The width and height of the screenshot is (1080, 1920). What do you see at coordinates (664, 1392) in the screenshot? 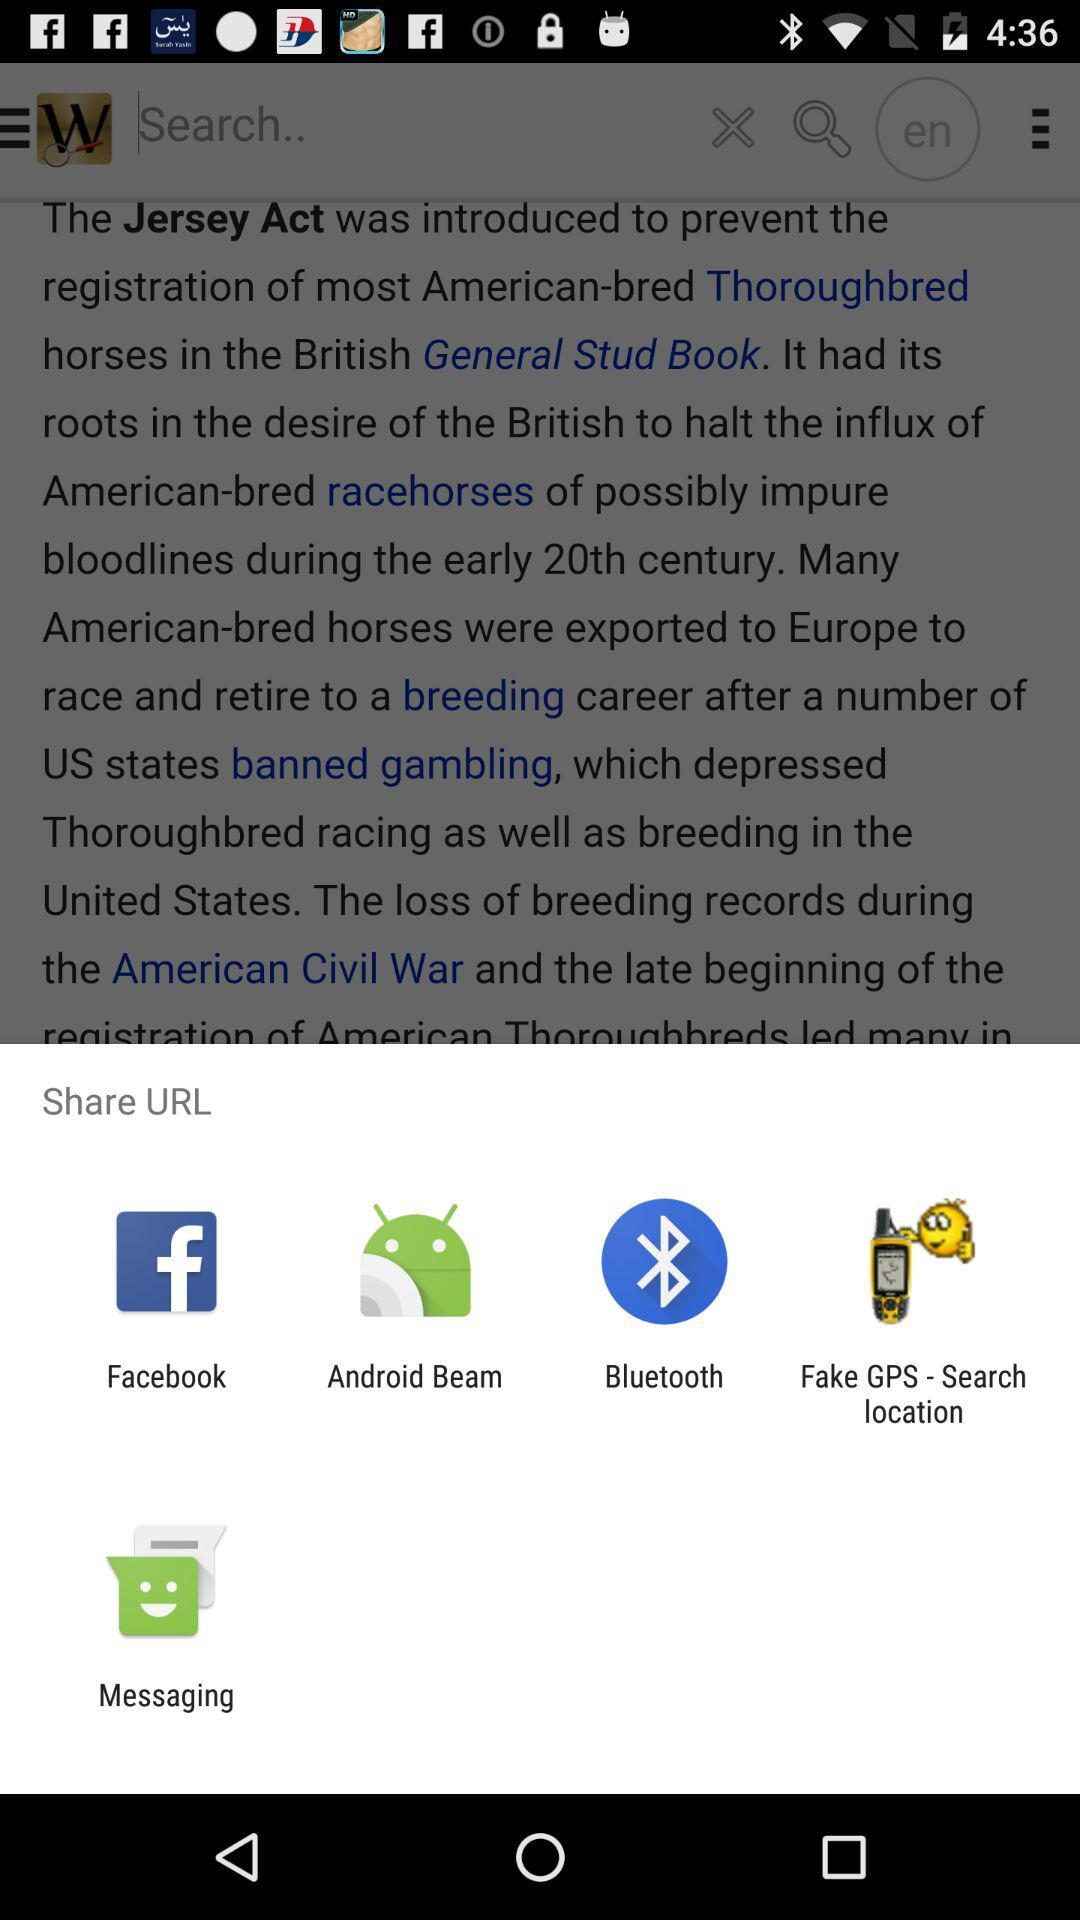
I see `the bluetooth` at bounding box center [664, 1392].